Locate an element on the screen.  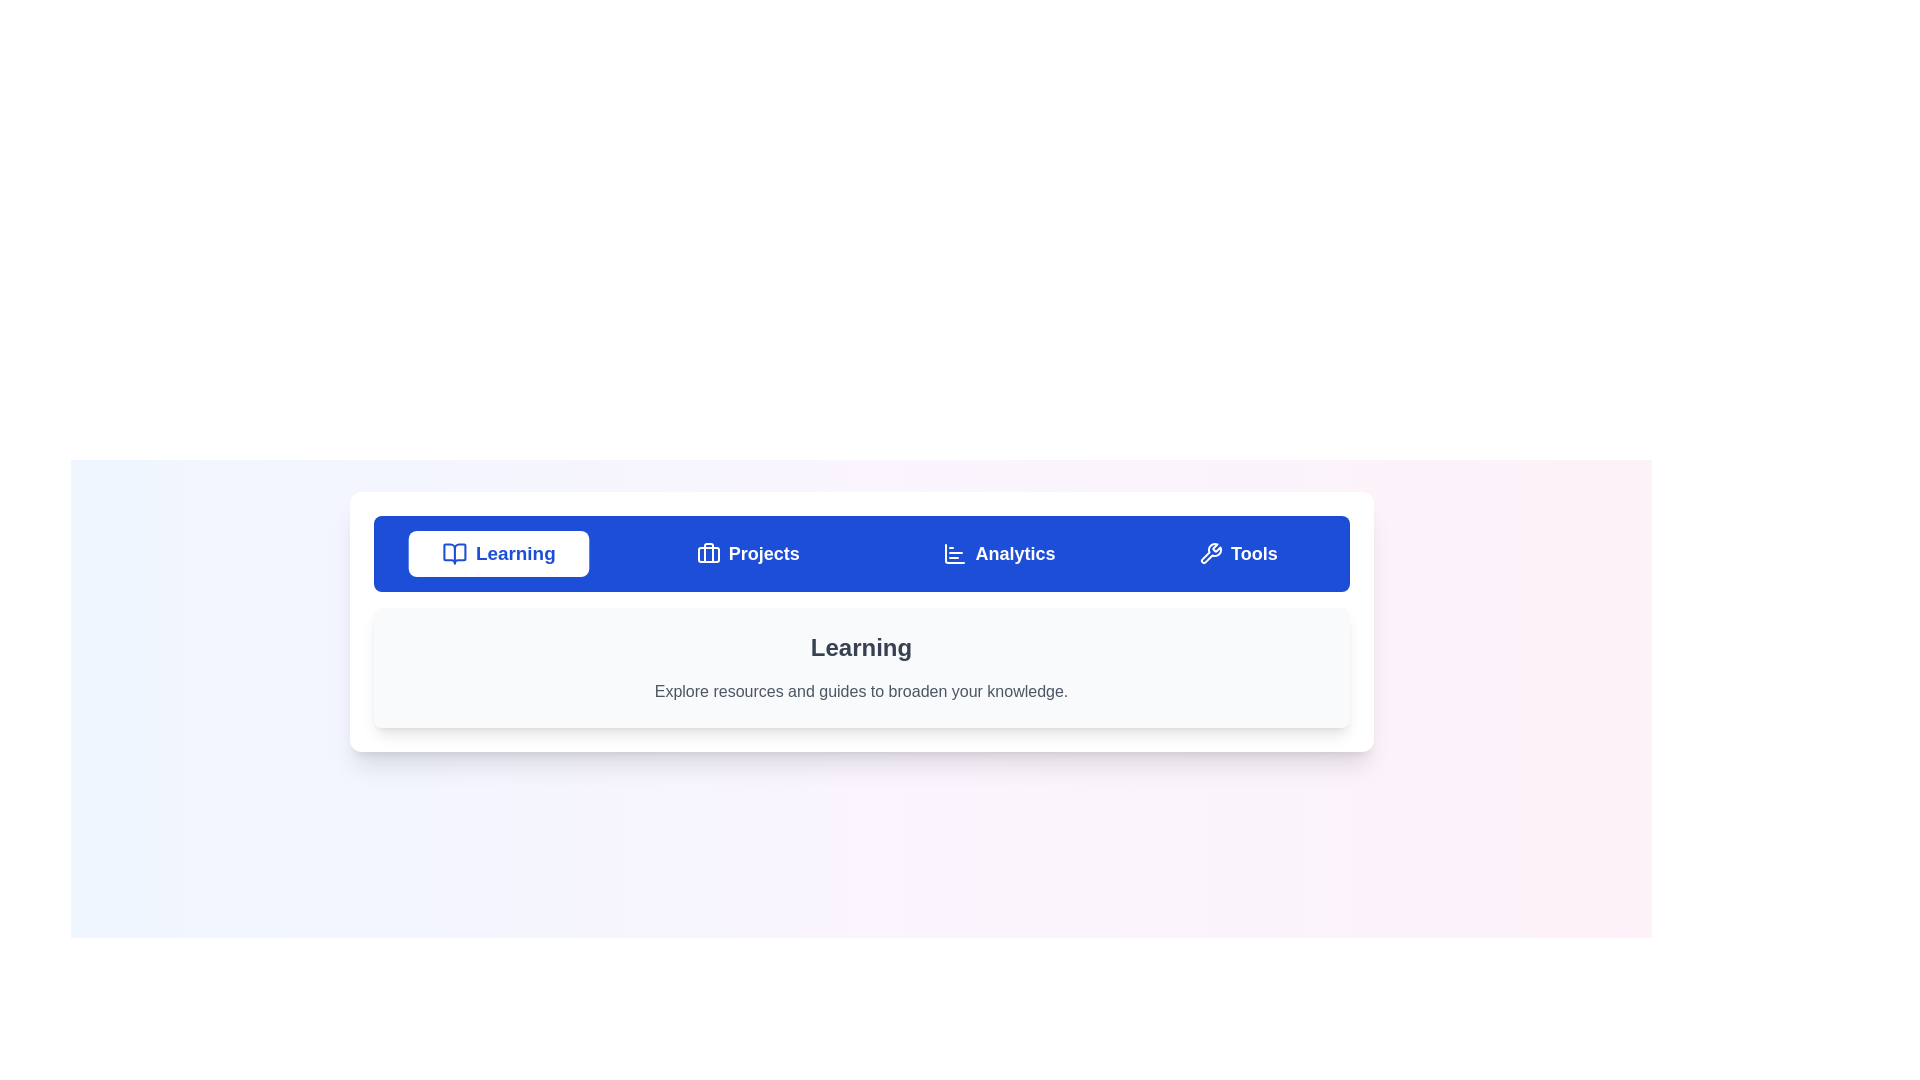
the 'Projects' button icon in the navigation bar is located at coordinates (708, 554).